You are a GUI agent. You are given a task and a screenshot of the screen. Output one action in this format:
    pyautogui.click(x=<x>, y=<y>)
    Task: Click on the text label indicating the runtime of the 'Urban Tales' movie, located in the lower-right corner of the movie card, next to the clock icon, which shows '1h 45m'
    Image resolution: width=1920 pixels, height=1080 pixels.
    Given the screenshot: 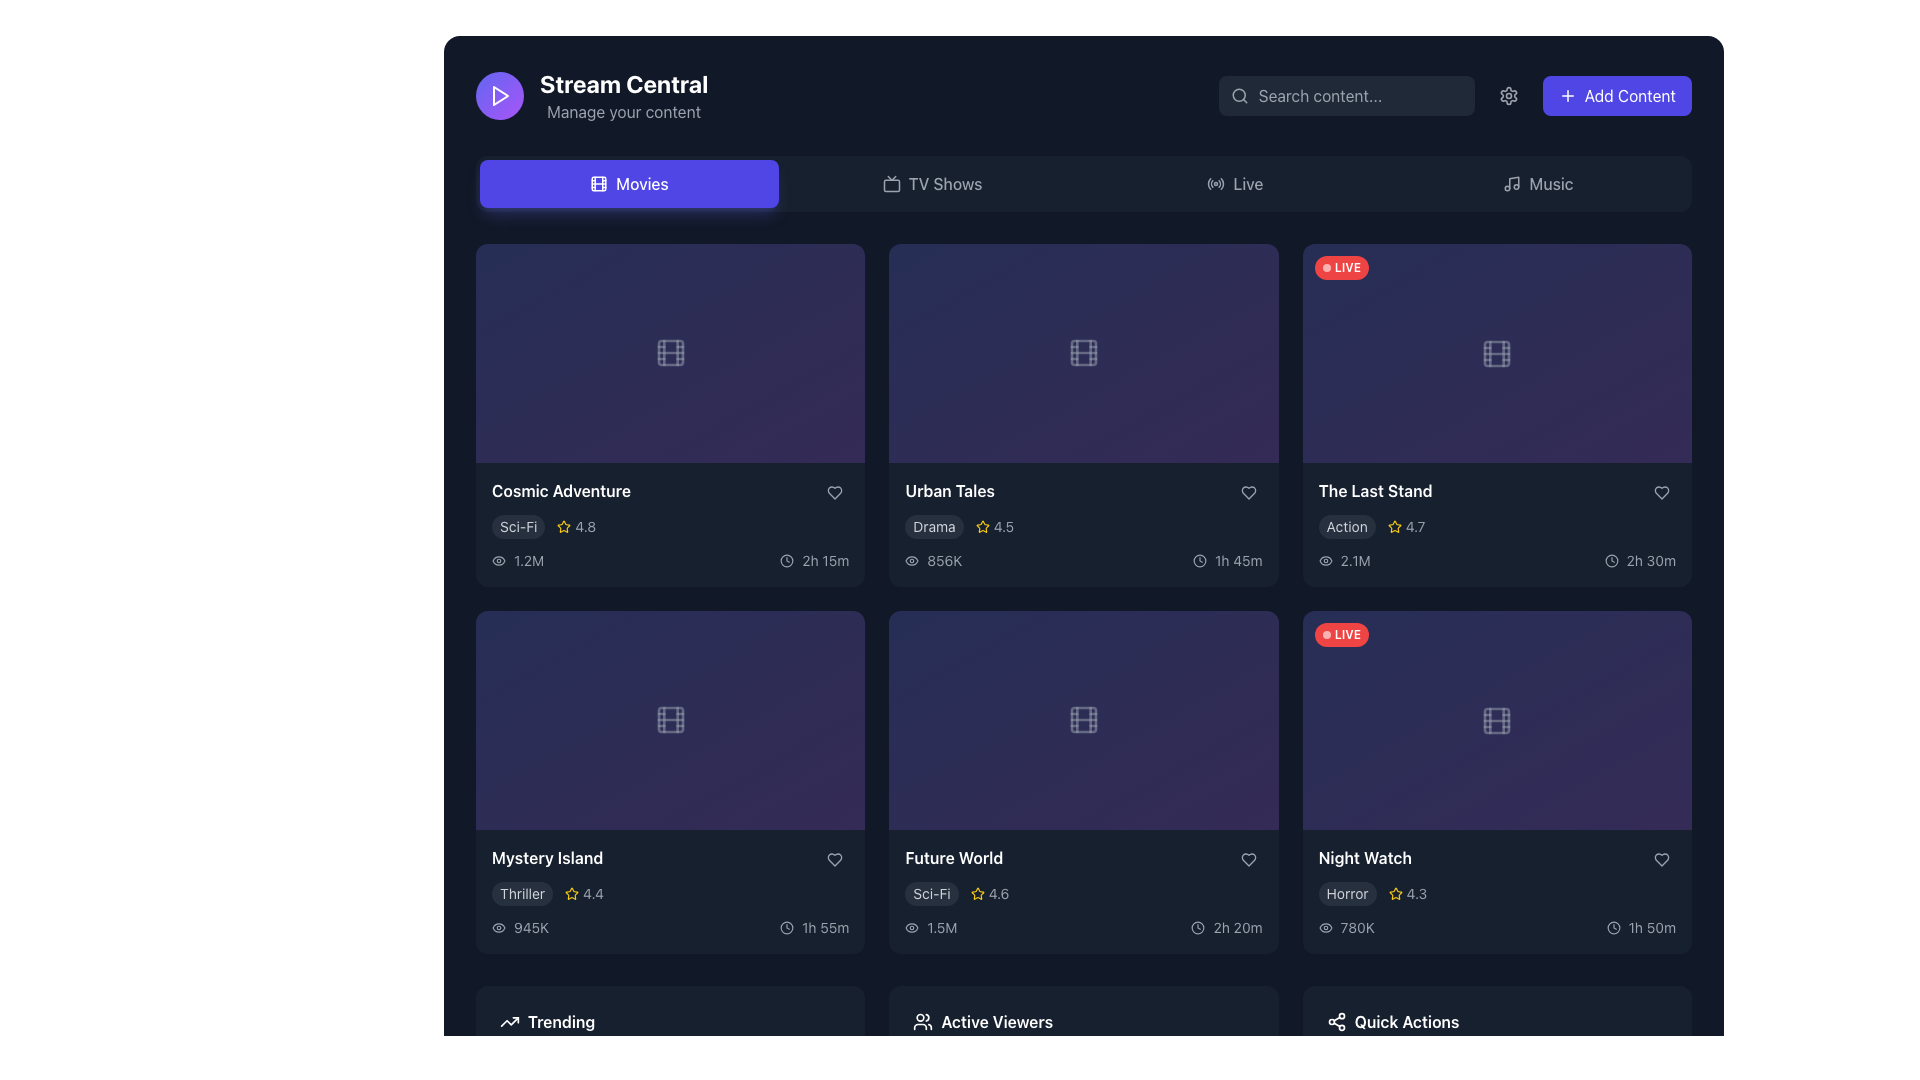 What is the action you would take?
    pyautogui.click(x=1237, y=560)
    